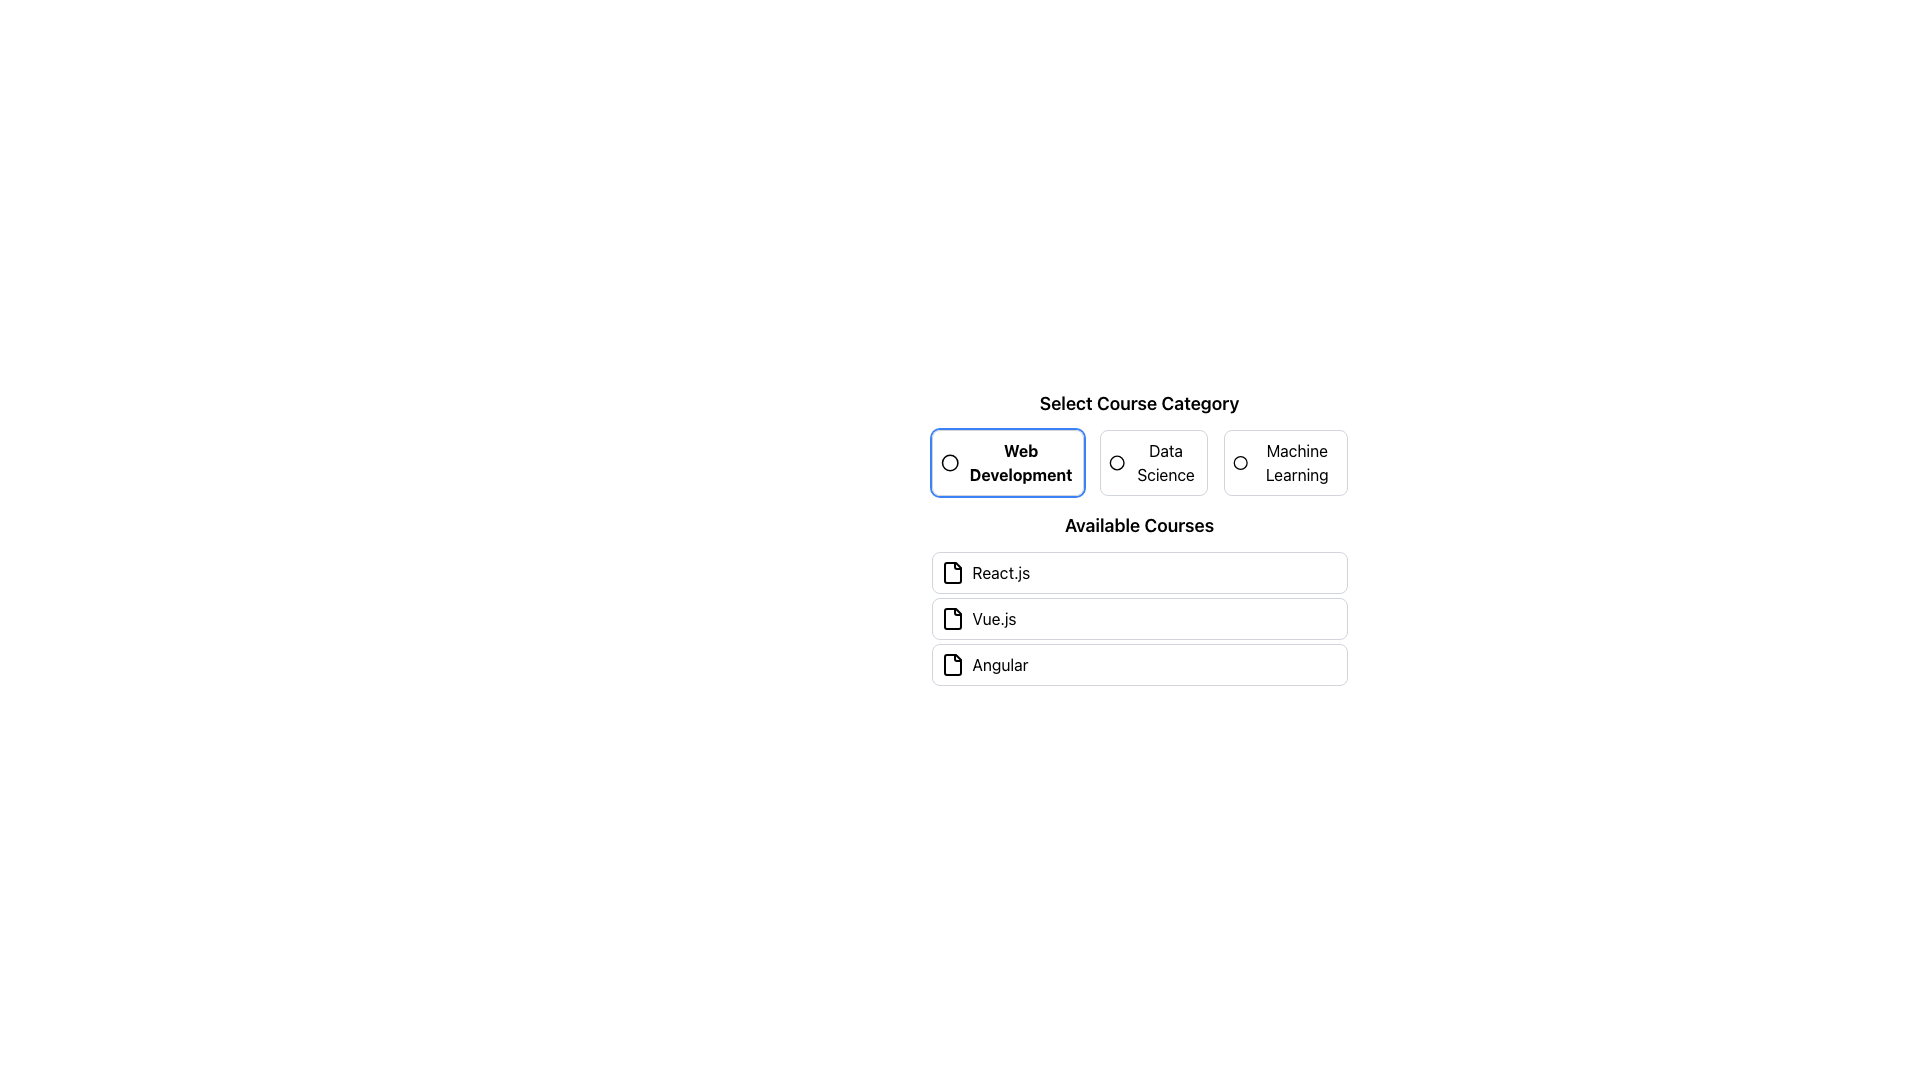 The height and width of the screenshot is (1080, 1920). Describe the element at coordinates (951, 664) in the screenshot. I see `the document icon, which is a thin rectangular outline styled in black and shaped like a sheet of paper with a folded top-right corner, located at the bottom of the 'Available Courses' section, aligned with the 'Angular' course label` at that location.